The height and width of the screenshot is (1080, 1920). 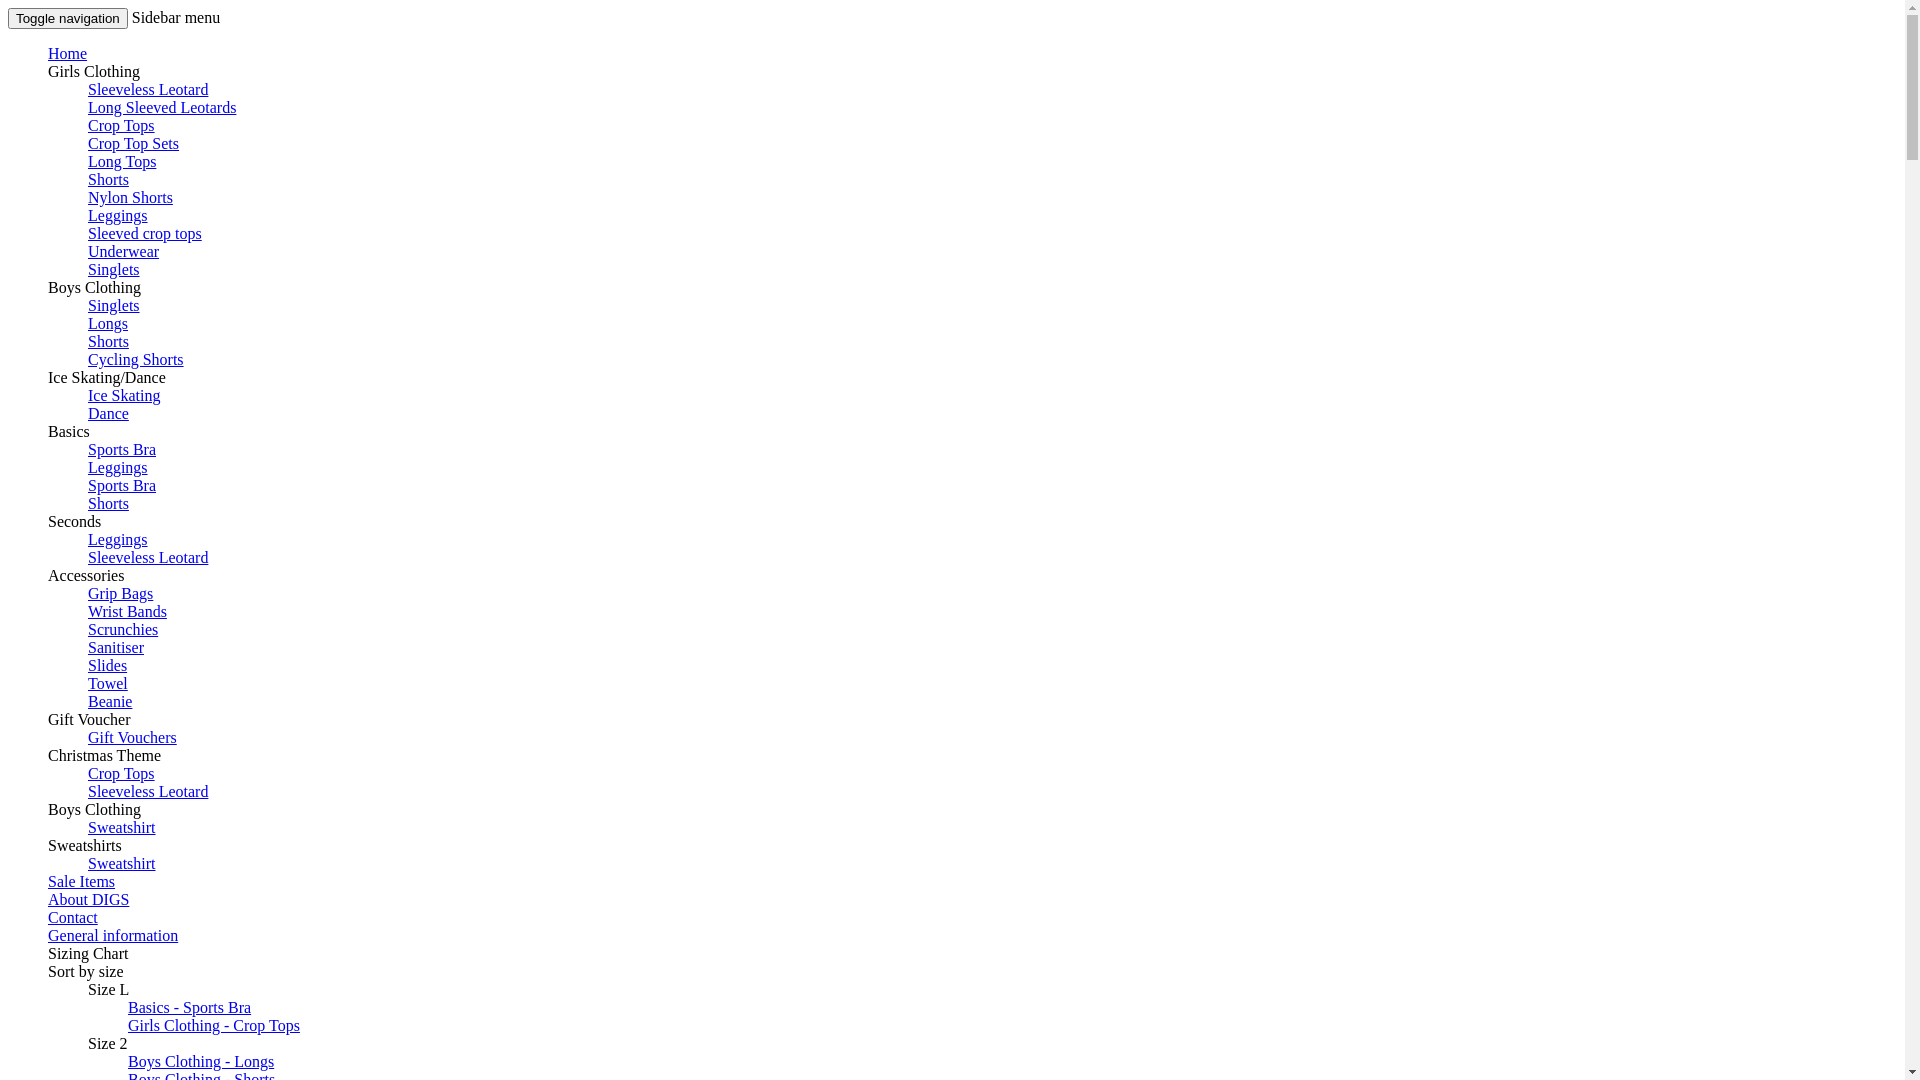 What do you see at coordinates (87, 898) in the screenshot?
I see `'About DIGS'` at bounding box center [87, 898].